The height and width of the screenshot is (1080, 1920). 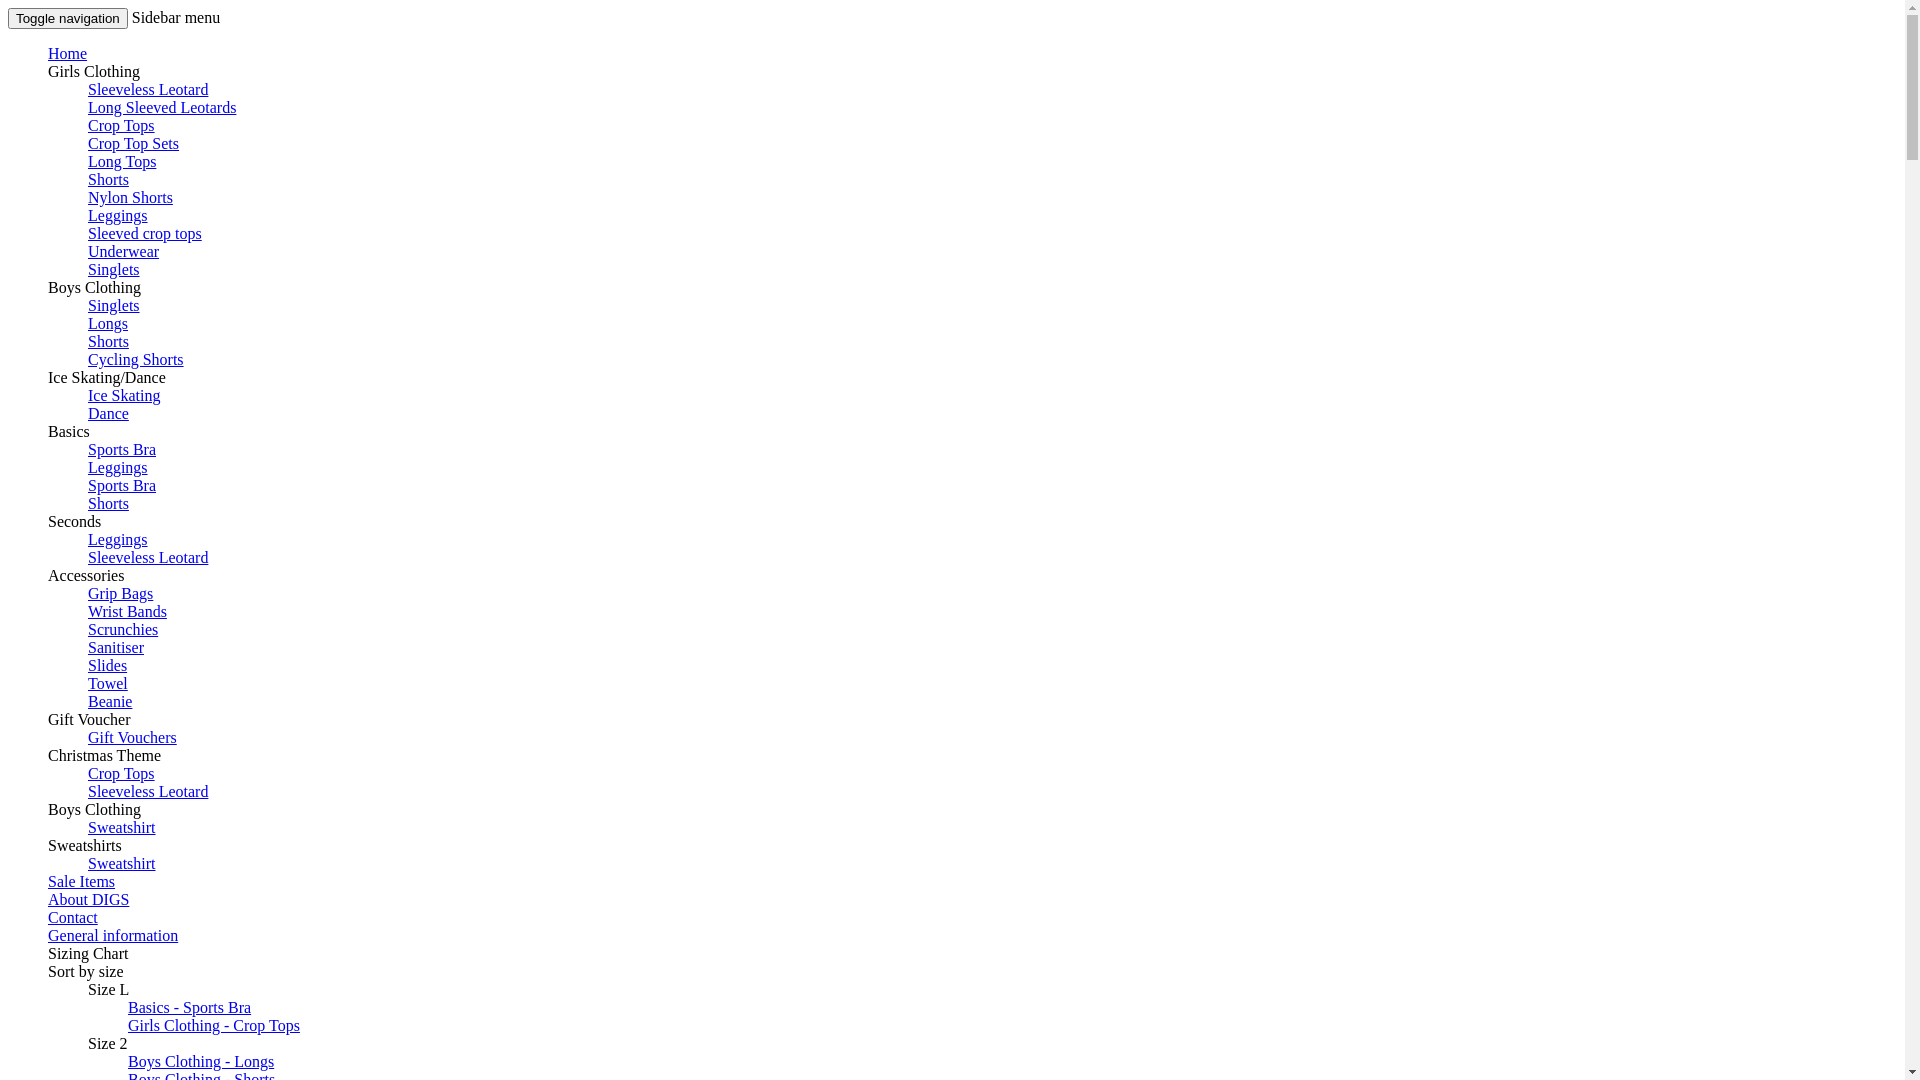 What do you see at coordinates (87, 898) in the screenshot?
I see `'About DIGS'` at bounding box center [87, 898].